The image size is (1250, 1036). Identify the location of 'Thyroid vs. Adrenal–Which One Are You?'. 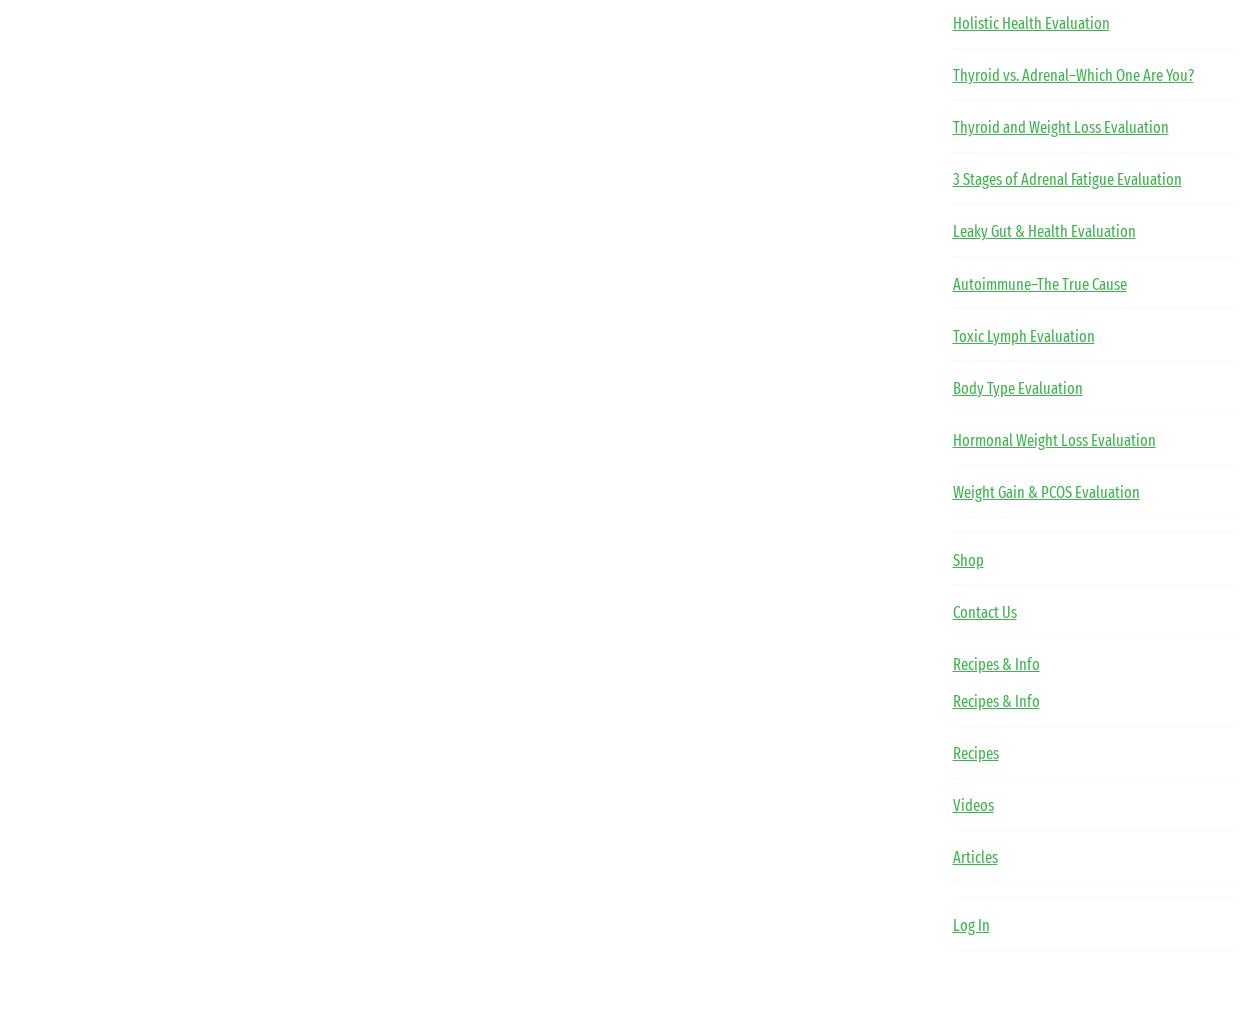
(1071, 74).